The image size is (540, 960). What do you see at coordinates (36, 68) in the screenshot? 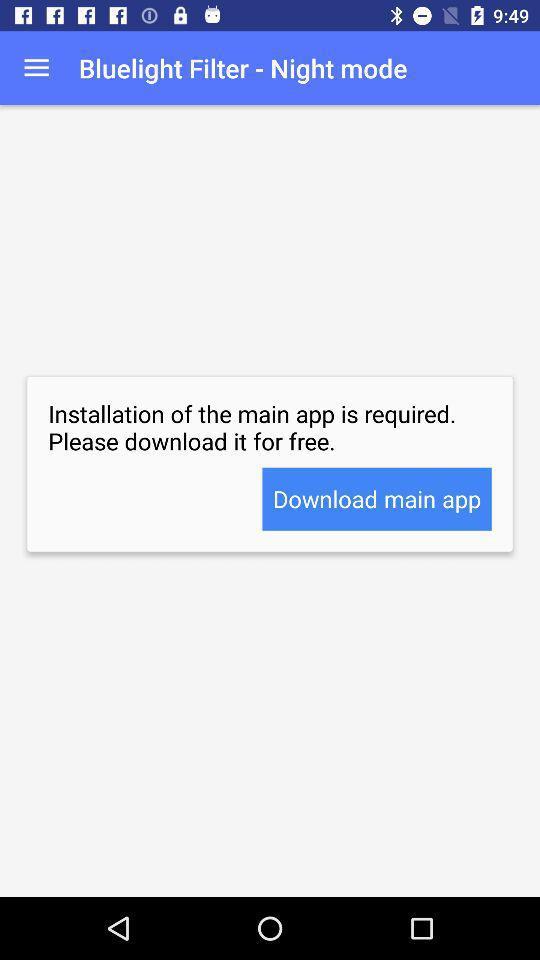
I see `the item above the installation of the item` at bounding box center [36, 68].